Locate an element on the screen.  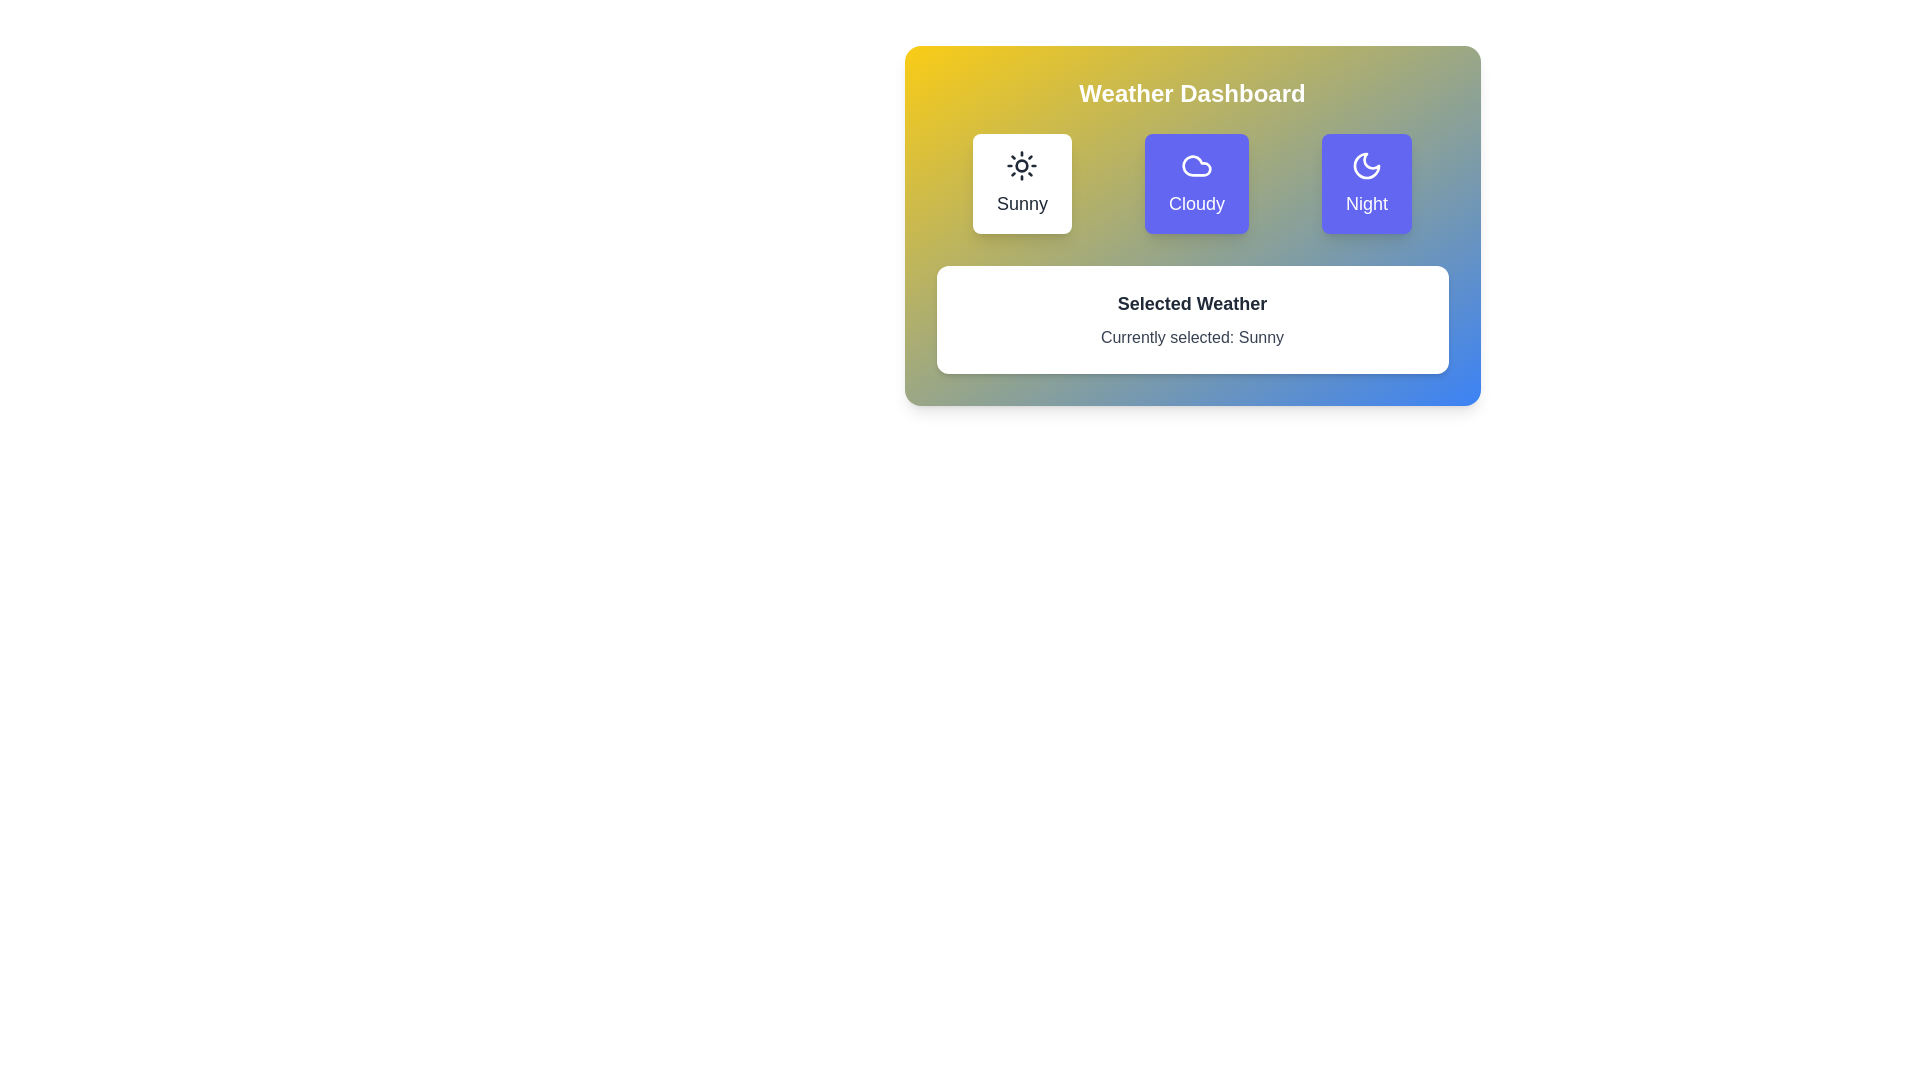
the Display Card that shows the label 'Selected Weather' with the weather condition 'Sunny', located in the 'Weather Dashboard' section beneath the buttons labeled 'Sunny', 'Cloudy', and 'Night' is located at coordinates (1192, 319).